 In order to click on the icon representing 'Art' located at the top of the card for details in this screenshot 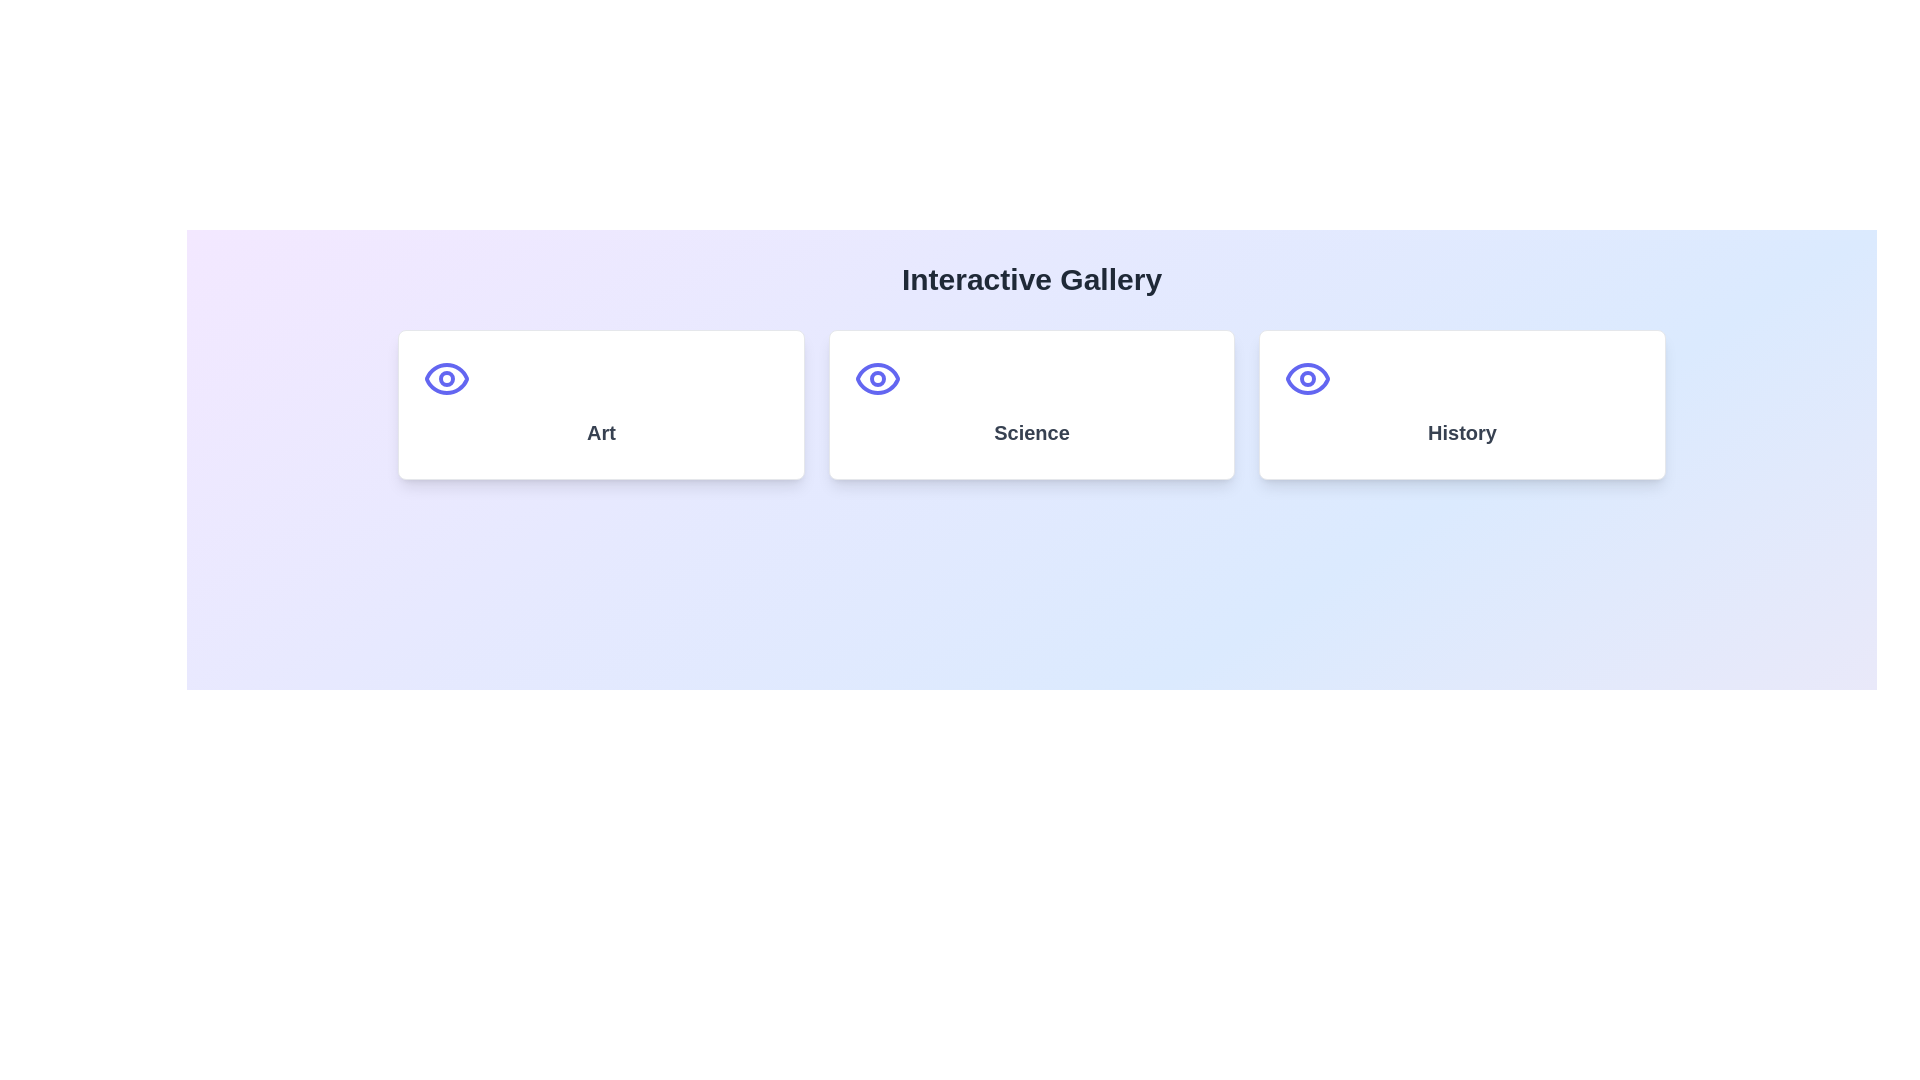, I will do `click(446, 378)`.